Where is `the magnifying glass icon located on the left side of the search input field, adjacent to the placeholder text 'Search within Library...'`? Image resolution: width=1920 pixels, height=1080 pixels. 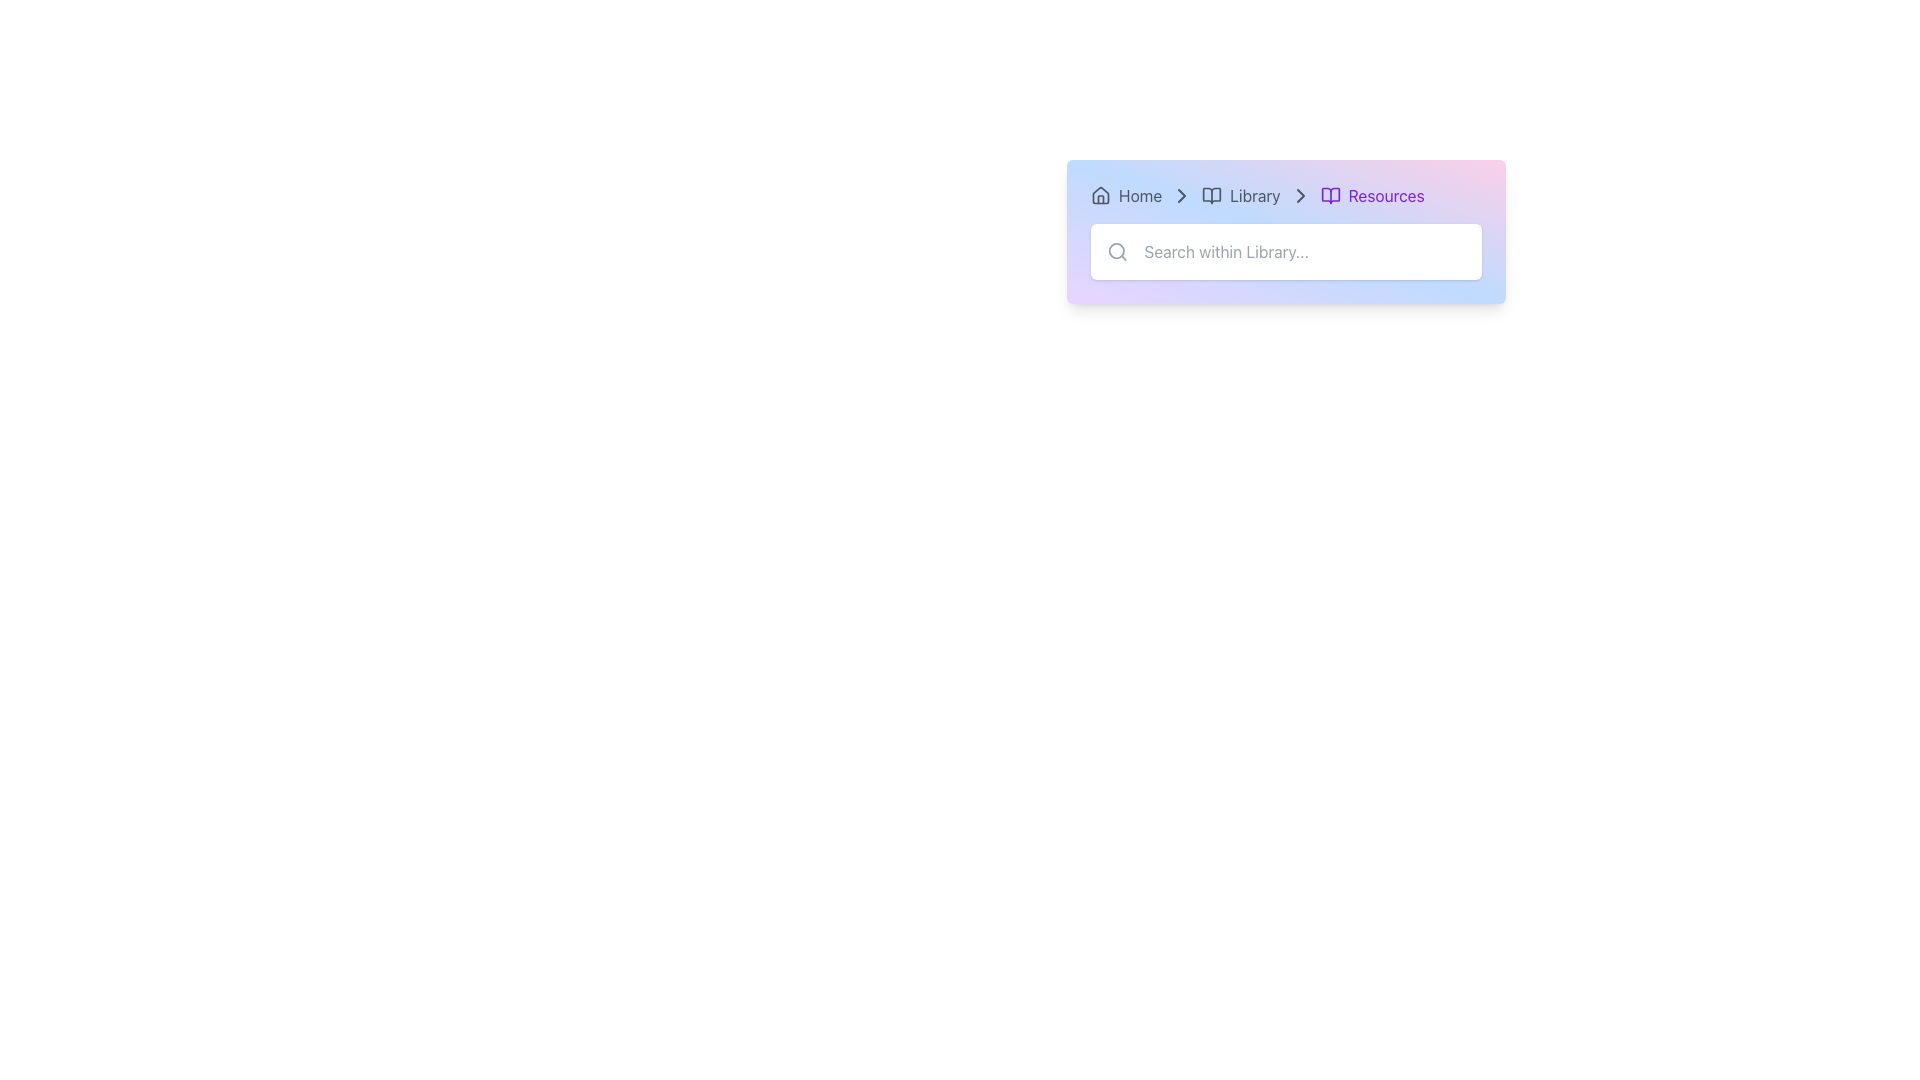
the magnifying glass icon located on the left side of the search input field, adjacent to the placeholder text 'Search within Library...' is located at coordinates (1116, 250).